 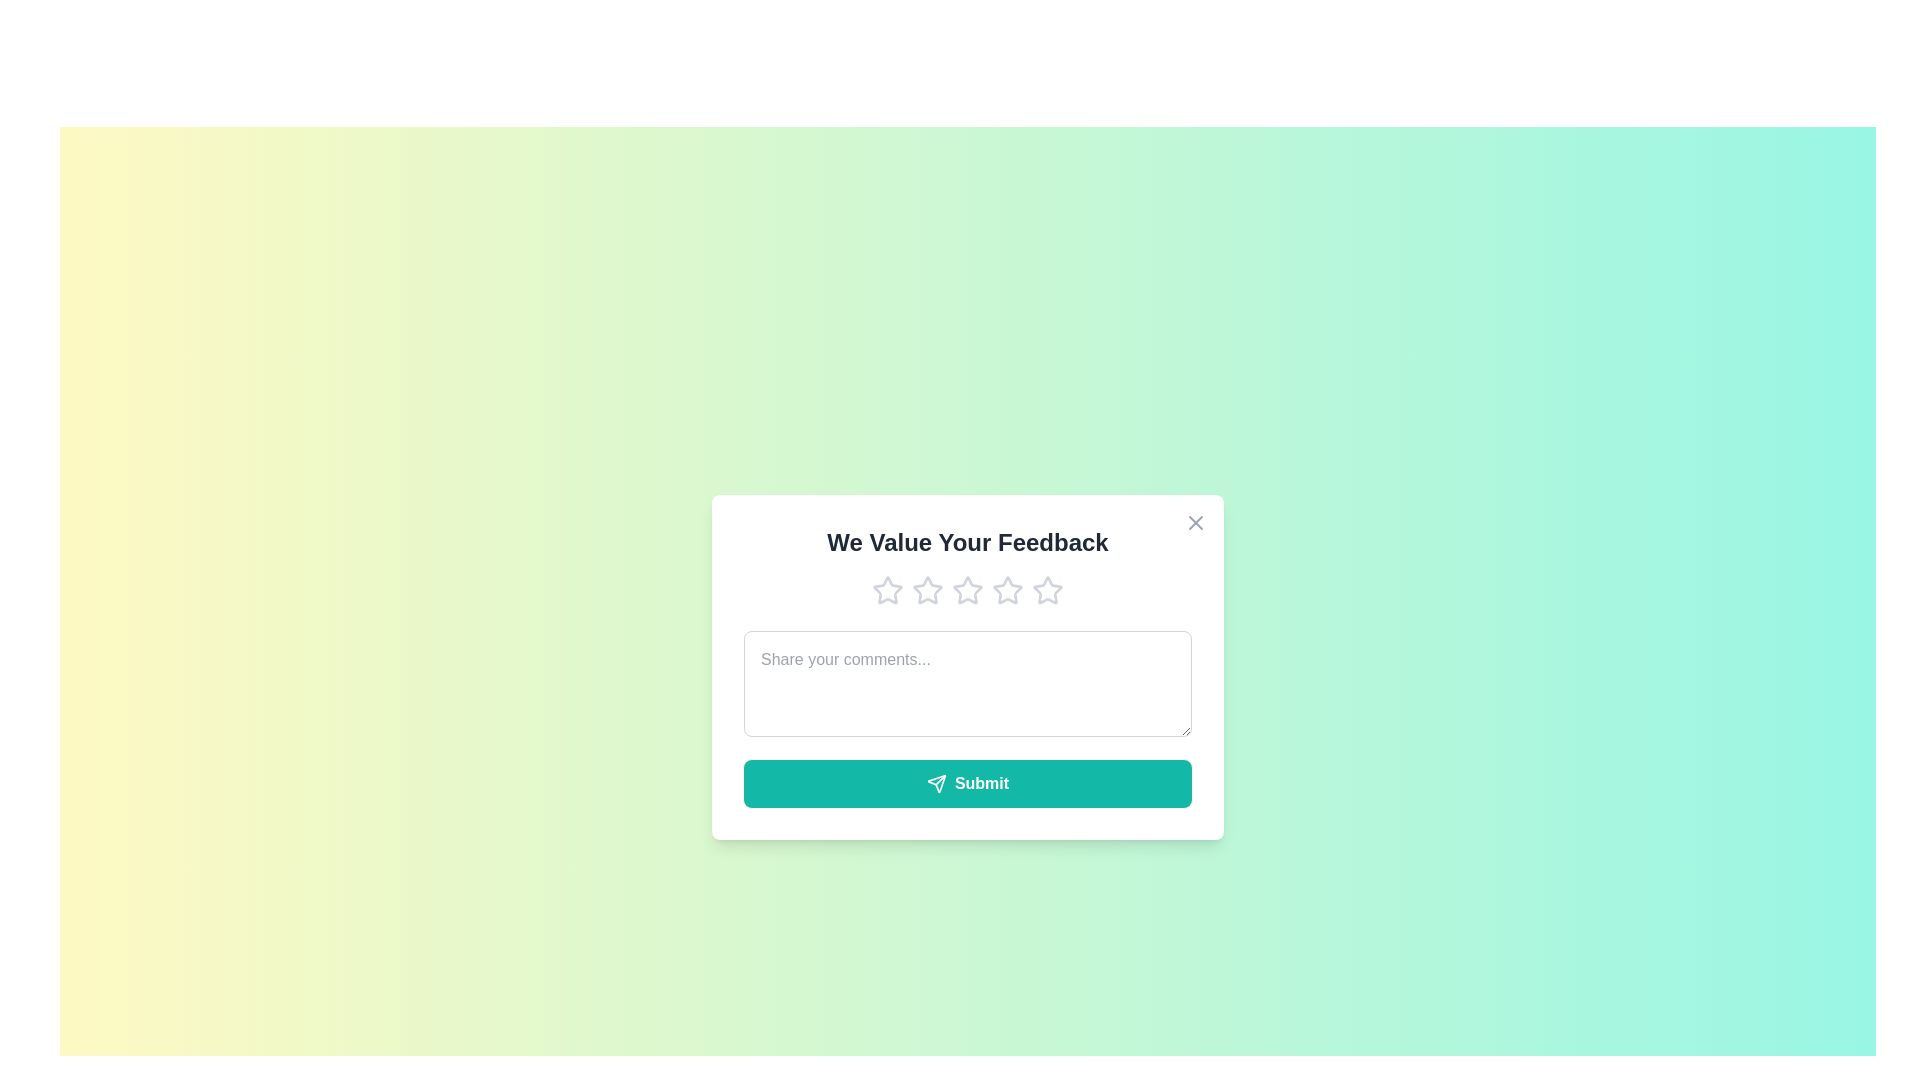 What do you see at coordinates (968, 782) in the screenshot?
I see `the submit button to submit feedback` at bounding box center [968, 782].